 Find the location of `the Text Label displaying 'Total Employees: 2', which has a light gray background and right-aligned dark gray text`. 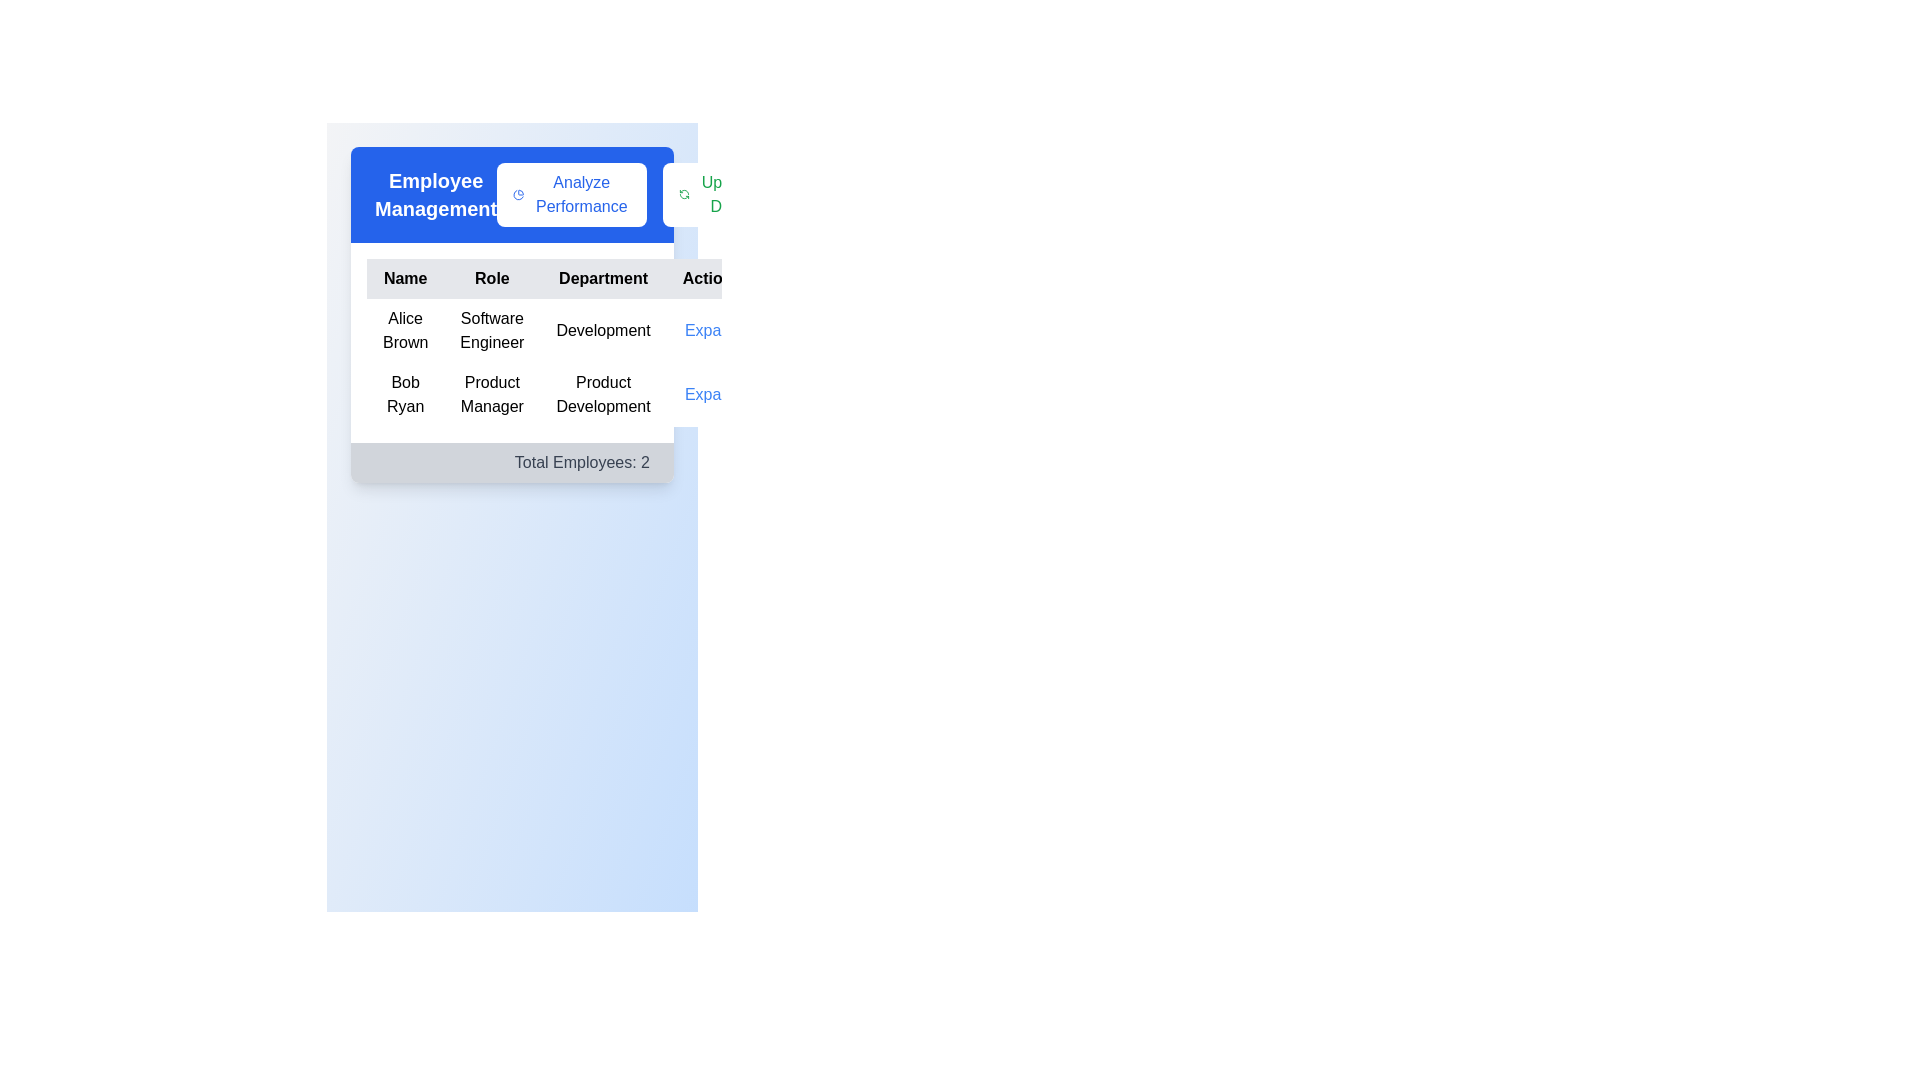

the Text Label displaying 'Total Employees: 2', which has a light gray background and right-aligned dark gray text is located at coordinates (512, 462).